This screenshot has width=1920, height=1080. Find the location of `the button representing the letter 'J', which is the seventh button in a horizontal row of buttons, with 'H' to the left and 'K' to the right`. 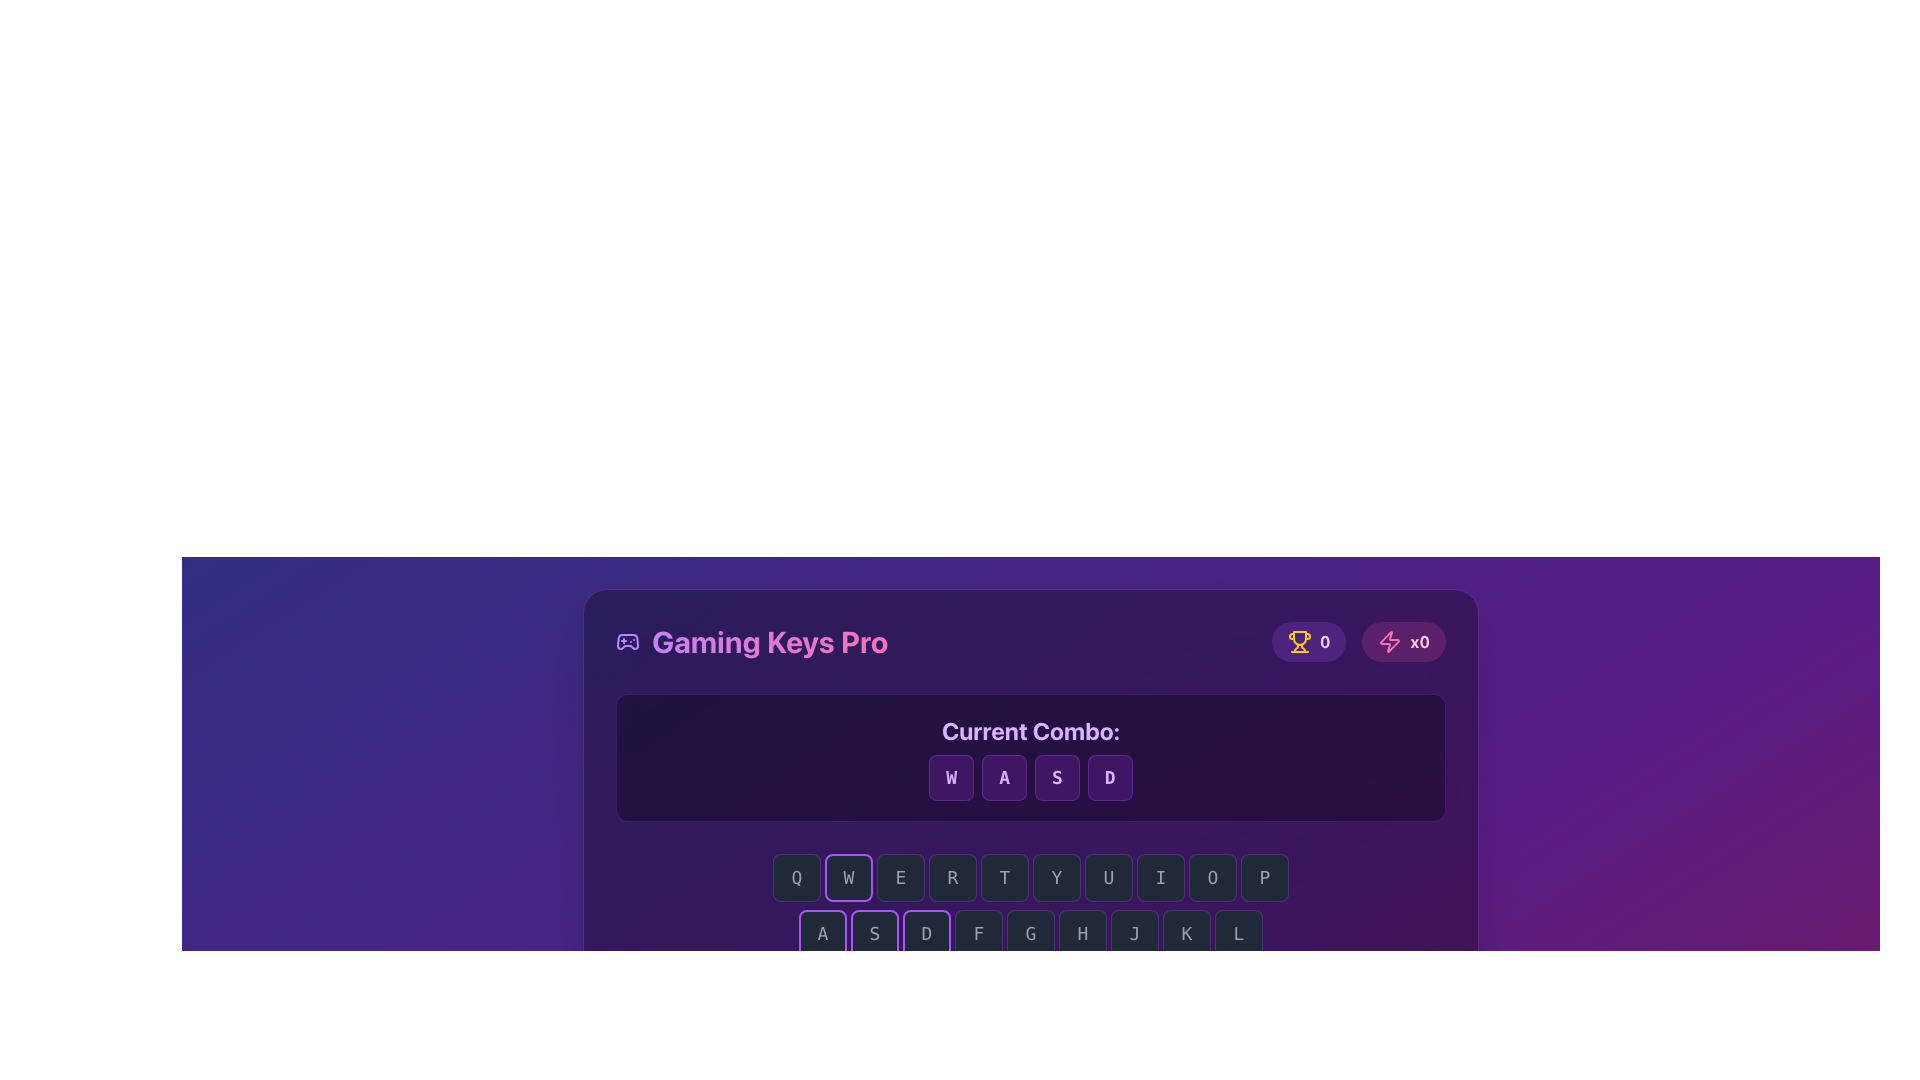

the button representing the letter 'J', which is the seventh button in a horizontal row of buttons, with 'H' to the left and 'K' to the right is located at coordinates (1134, 933).